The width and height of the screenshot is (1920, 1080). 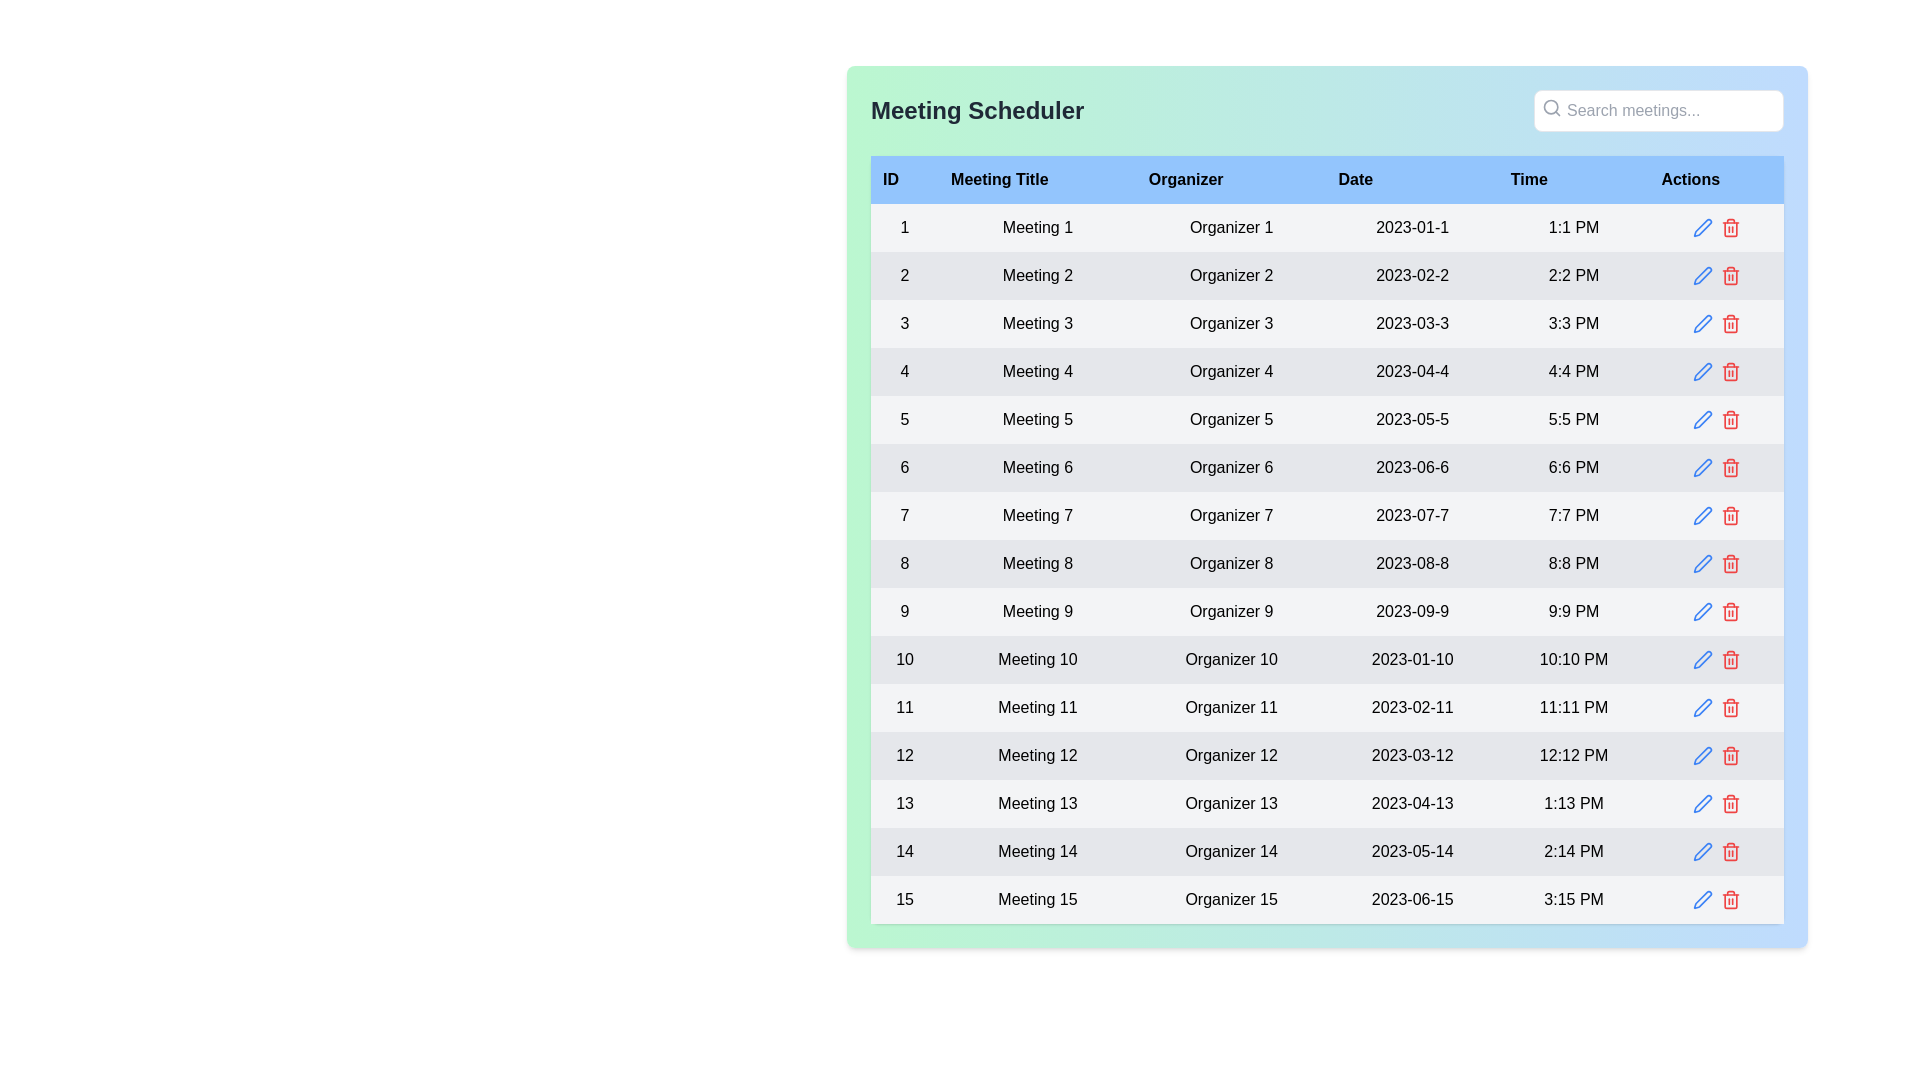 What do you see at coordinates (1715, 515) in the screenshot?
I see `the blue pencil icon in the actions column of the seventh row related to 'Meeting 7'` at bounding box center [1715, 515].